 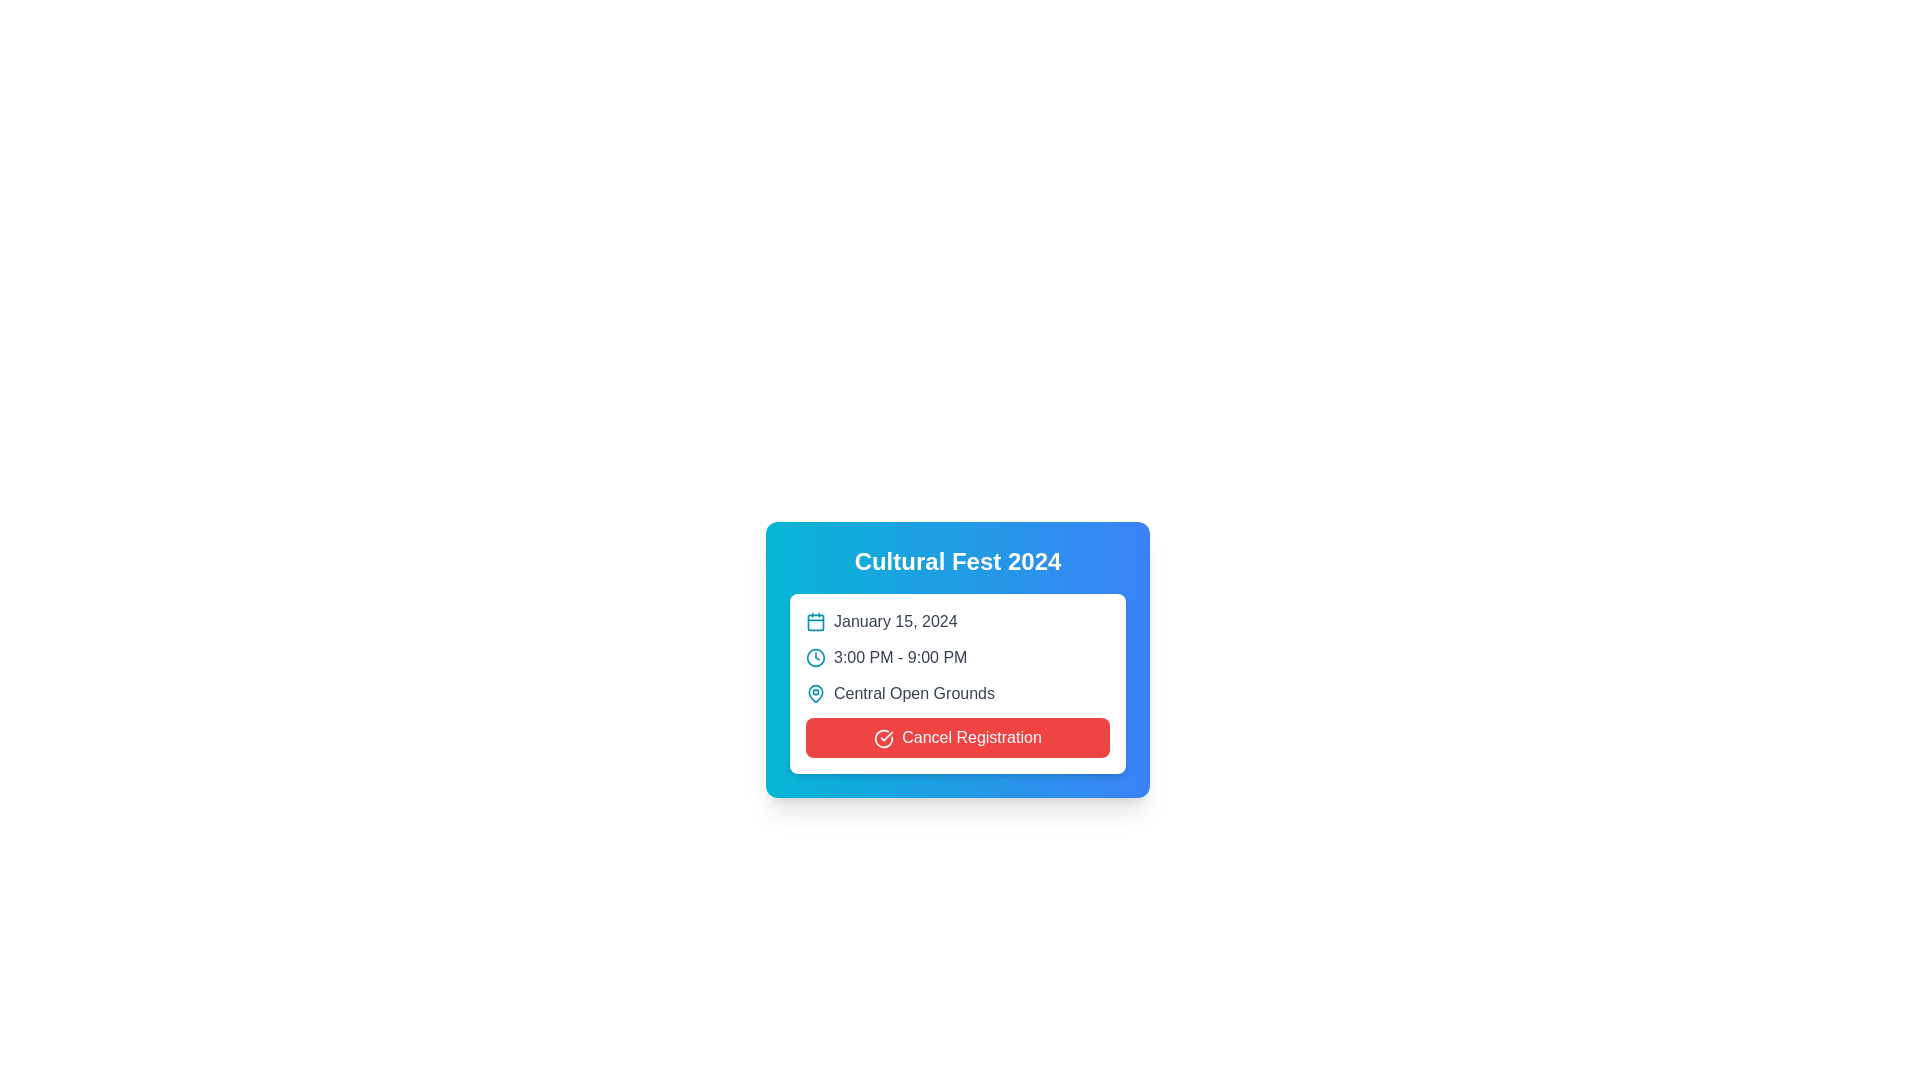 What do you see at coordinates (957, 658) in the screenshot?
I see `displayed time range text '3:00 PM - 9:00 PM' located in the pop-up card titled 'Cultural Fest 2024', which has a small clock icon to its left` at bounding box center [957, 658].